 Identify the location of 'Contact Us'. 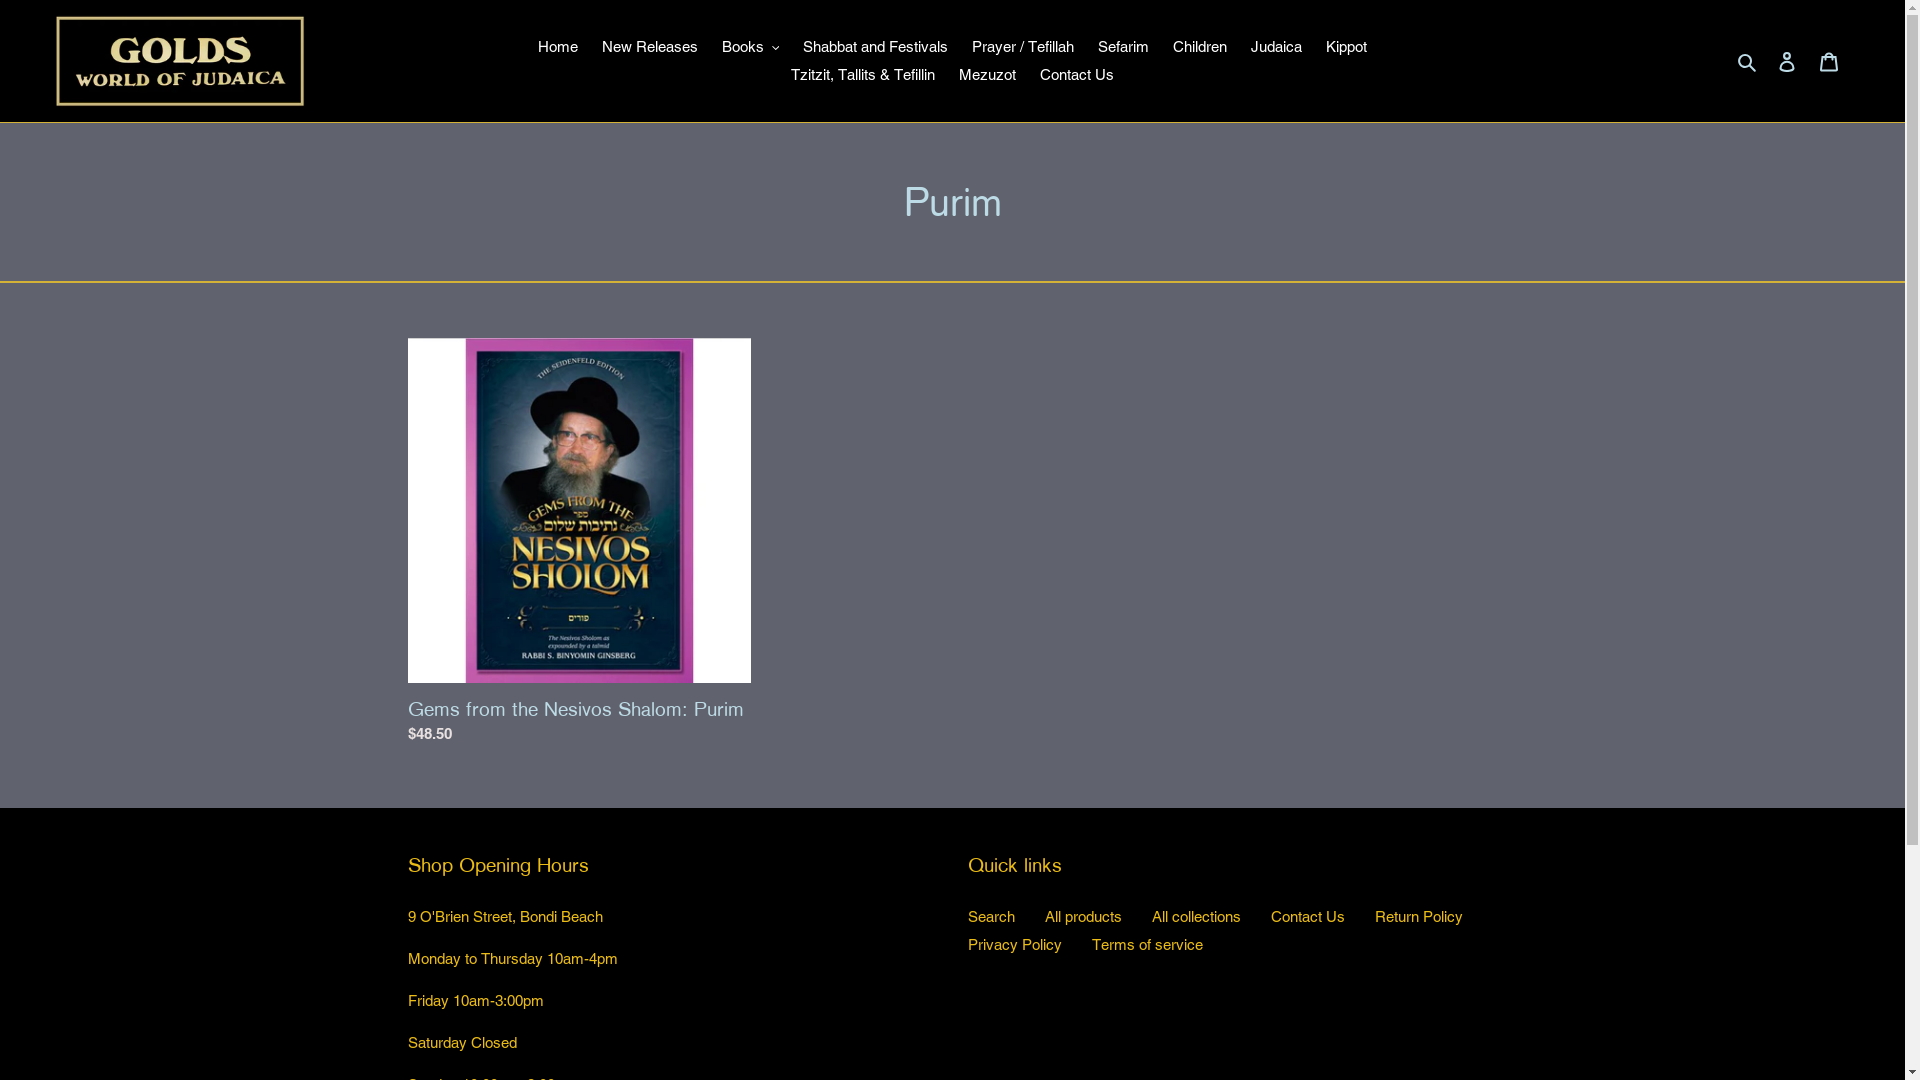
(1075, 74).